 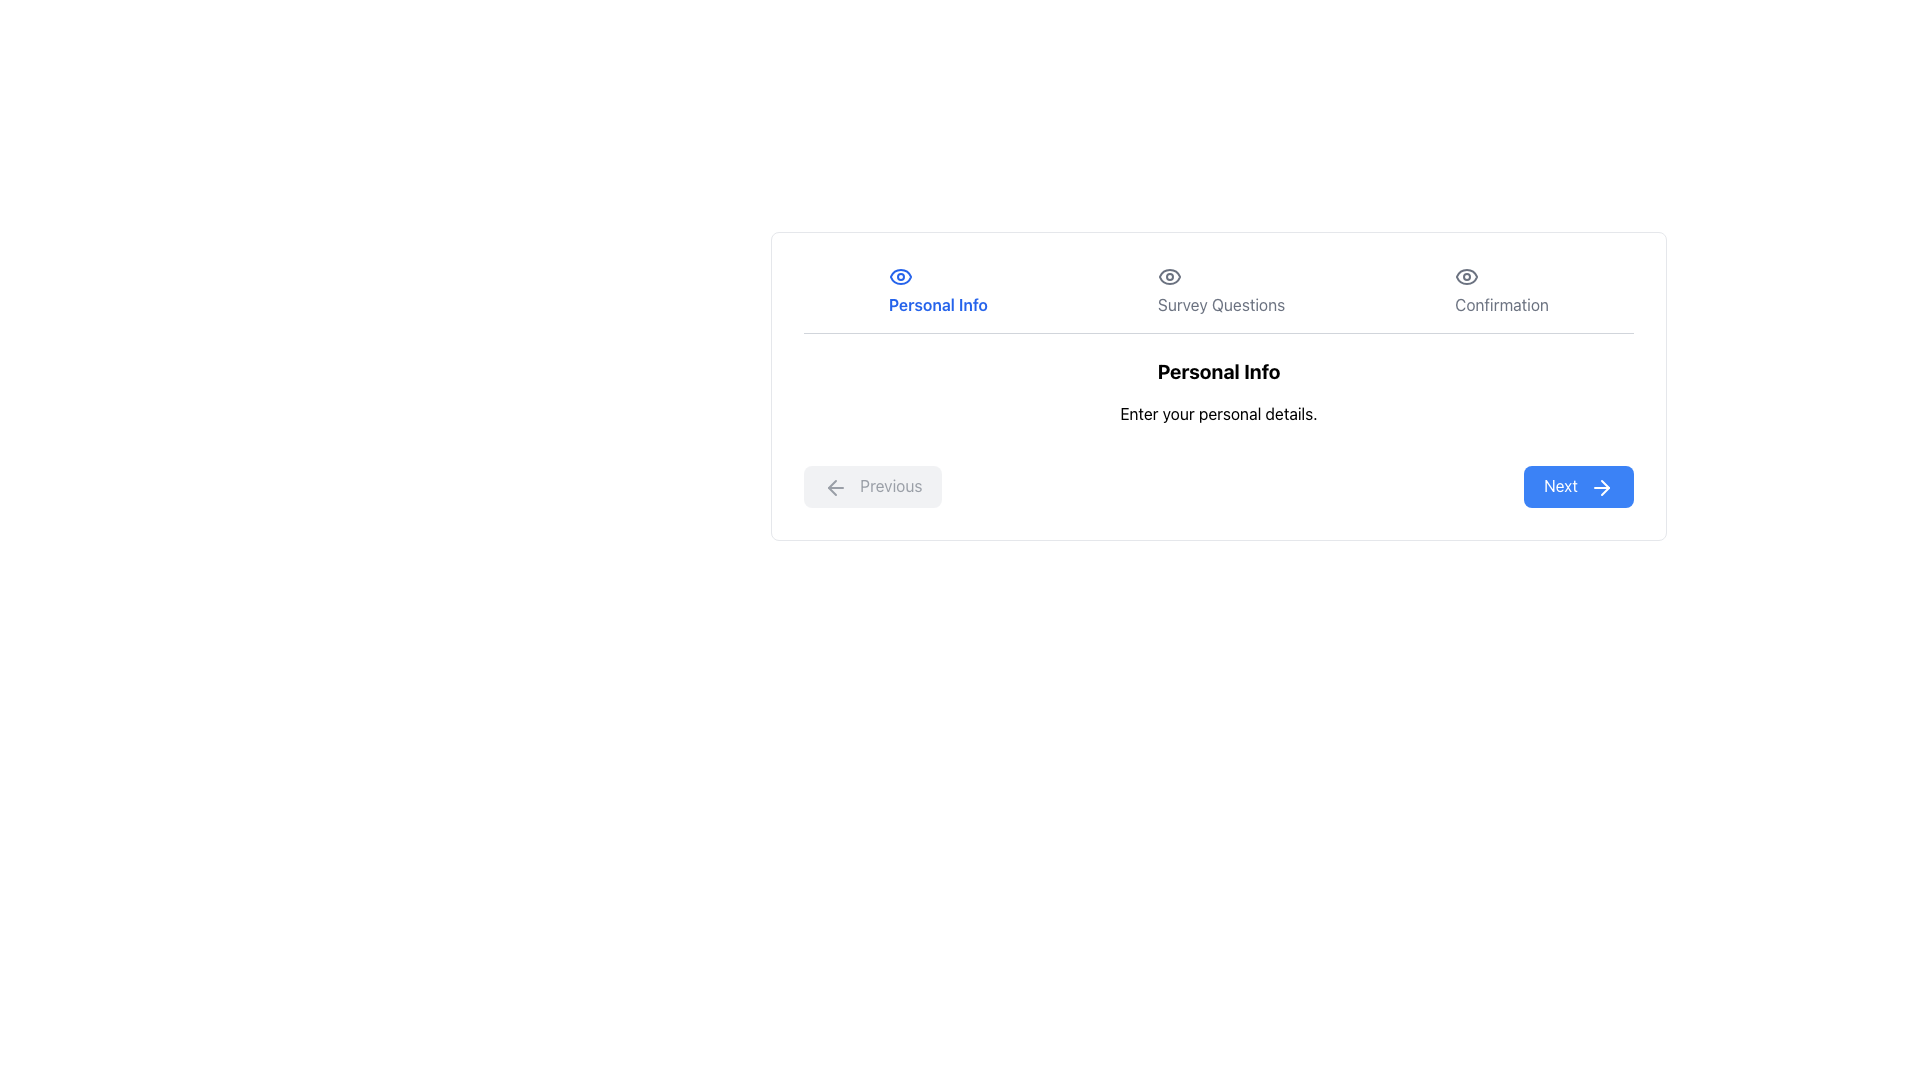 I want to click on the 'Personal Info' text label located in the navigation bar at the top of the main content area, styled with blue text color and bold font weight, so click(x=937, y=304).